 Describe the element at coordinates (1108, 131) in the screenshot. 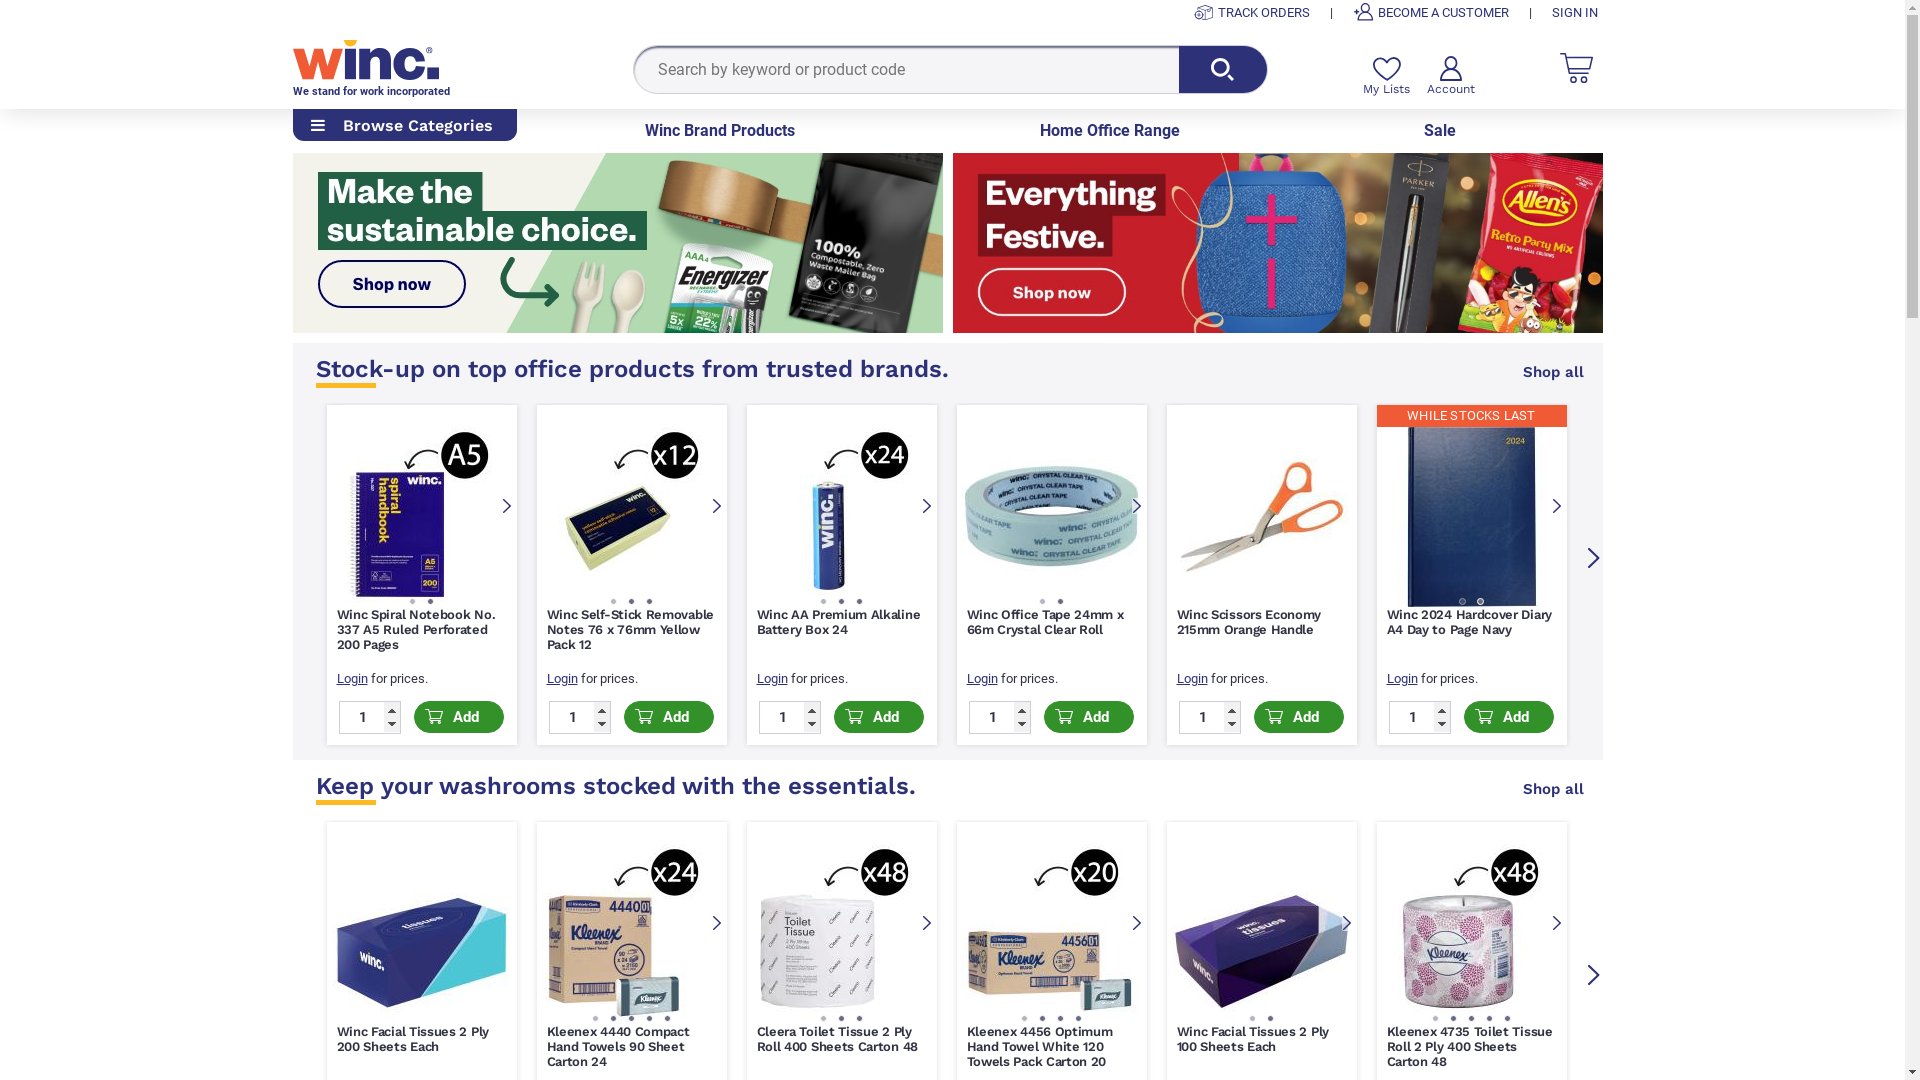

I see `'Home Office Range'` at that location.